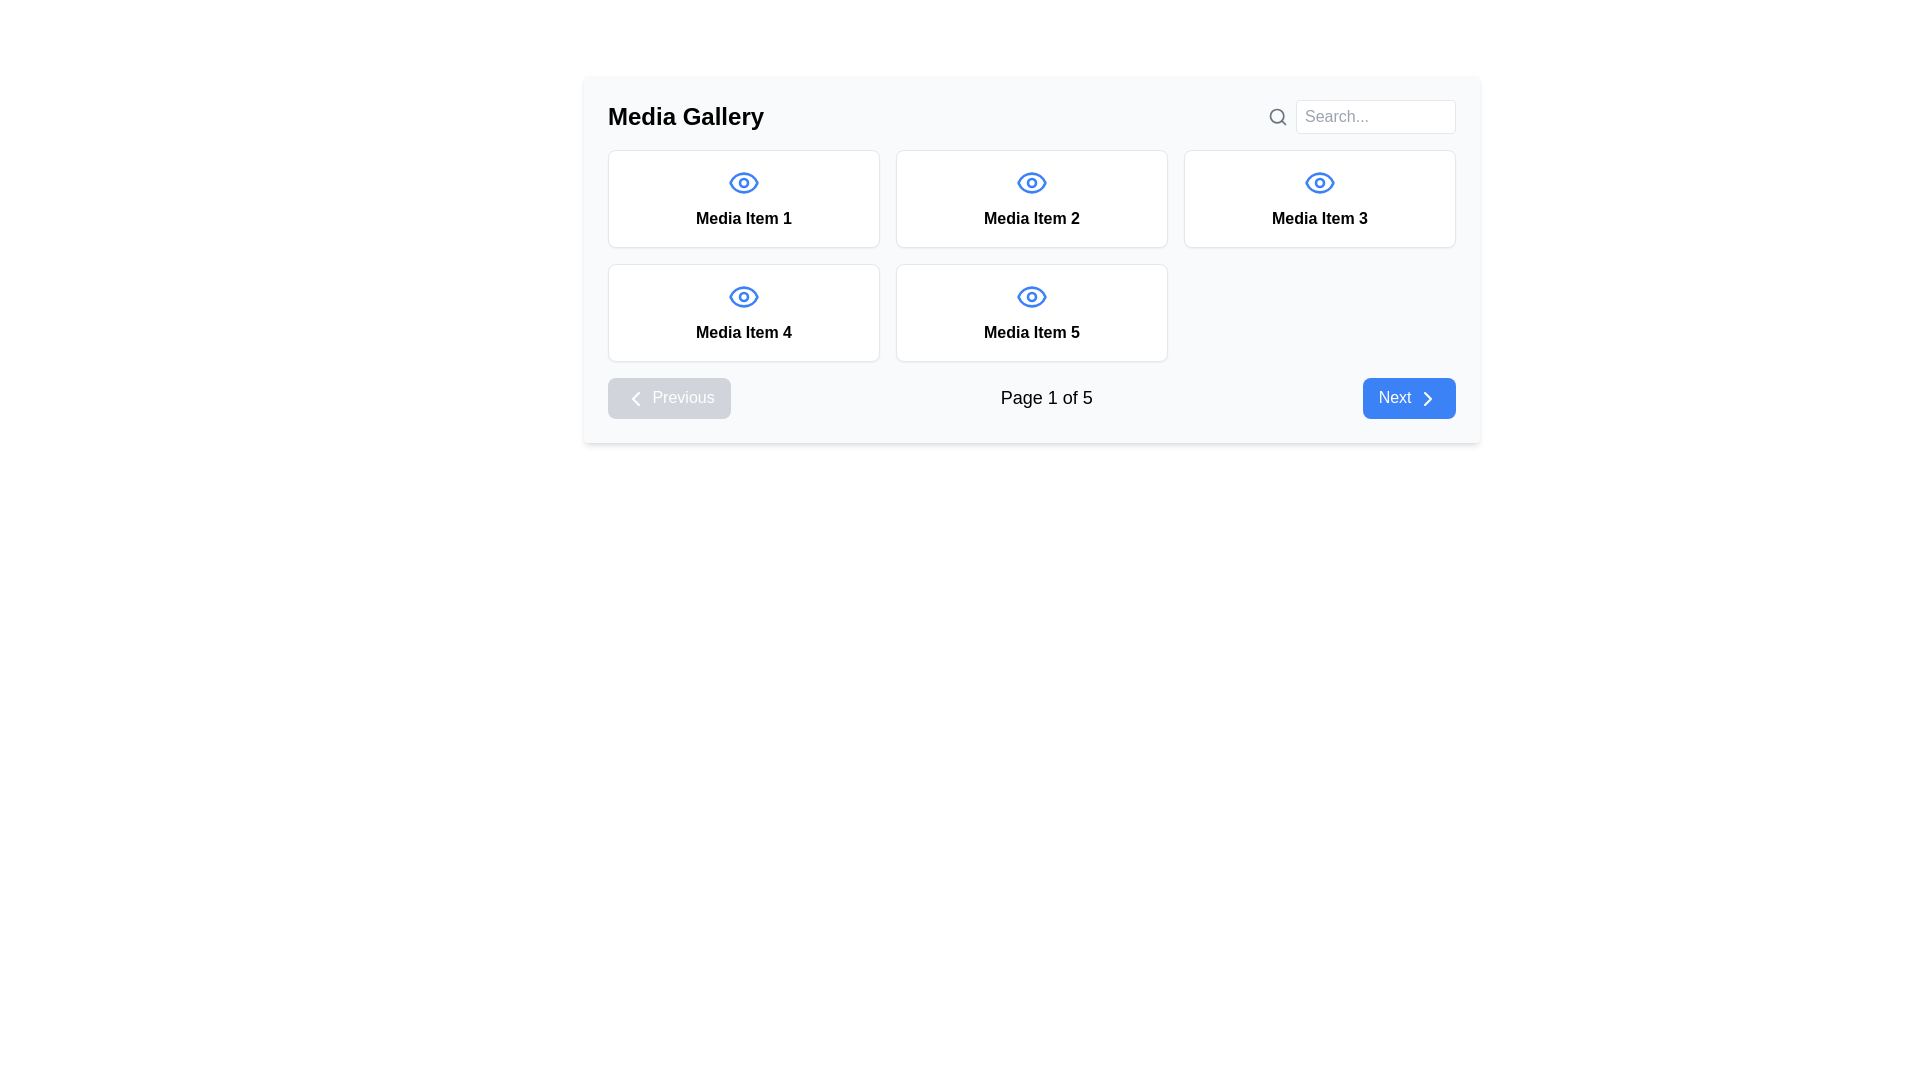 This screenshot has height=1080, width=1920. I want to click on the text labeled 'Media Item 4' located, so click(743, 331).